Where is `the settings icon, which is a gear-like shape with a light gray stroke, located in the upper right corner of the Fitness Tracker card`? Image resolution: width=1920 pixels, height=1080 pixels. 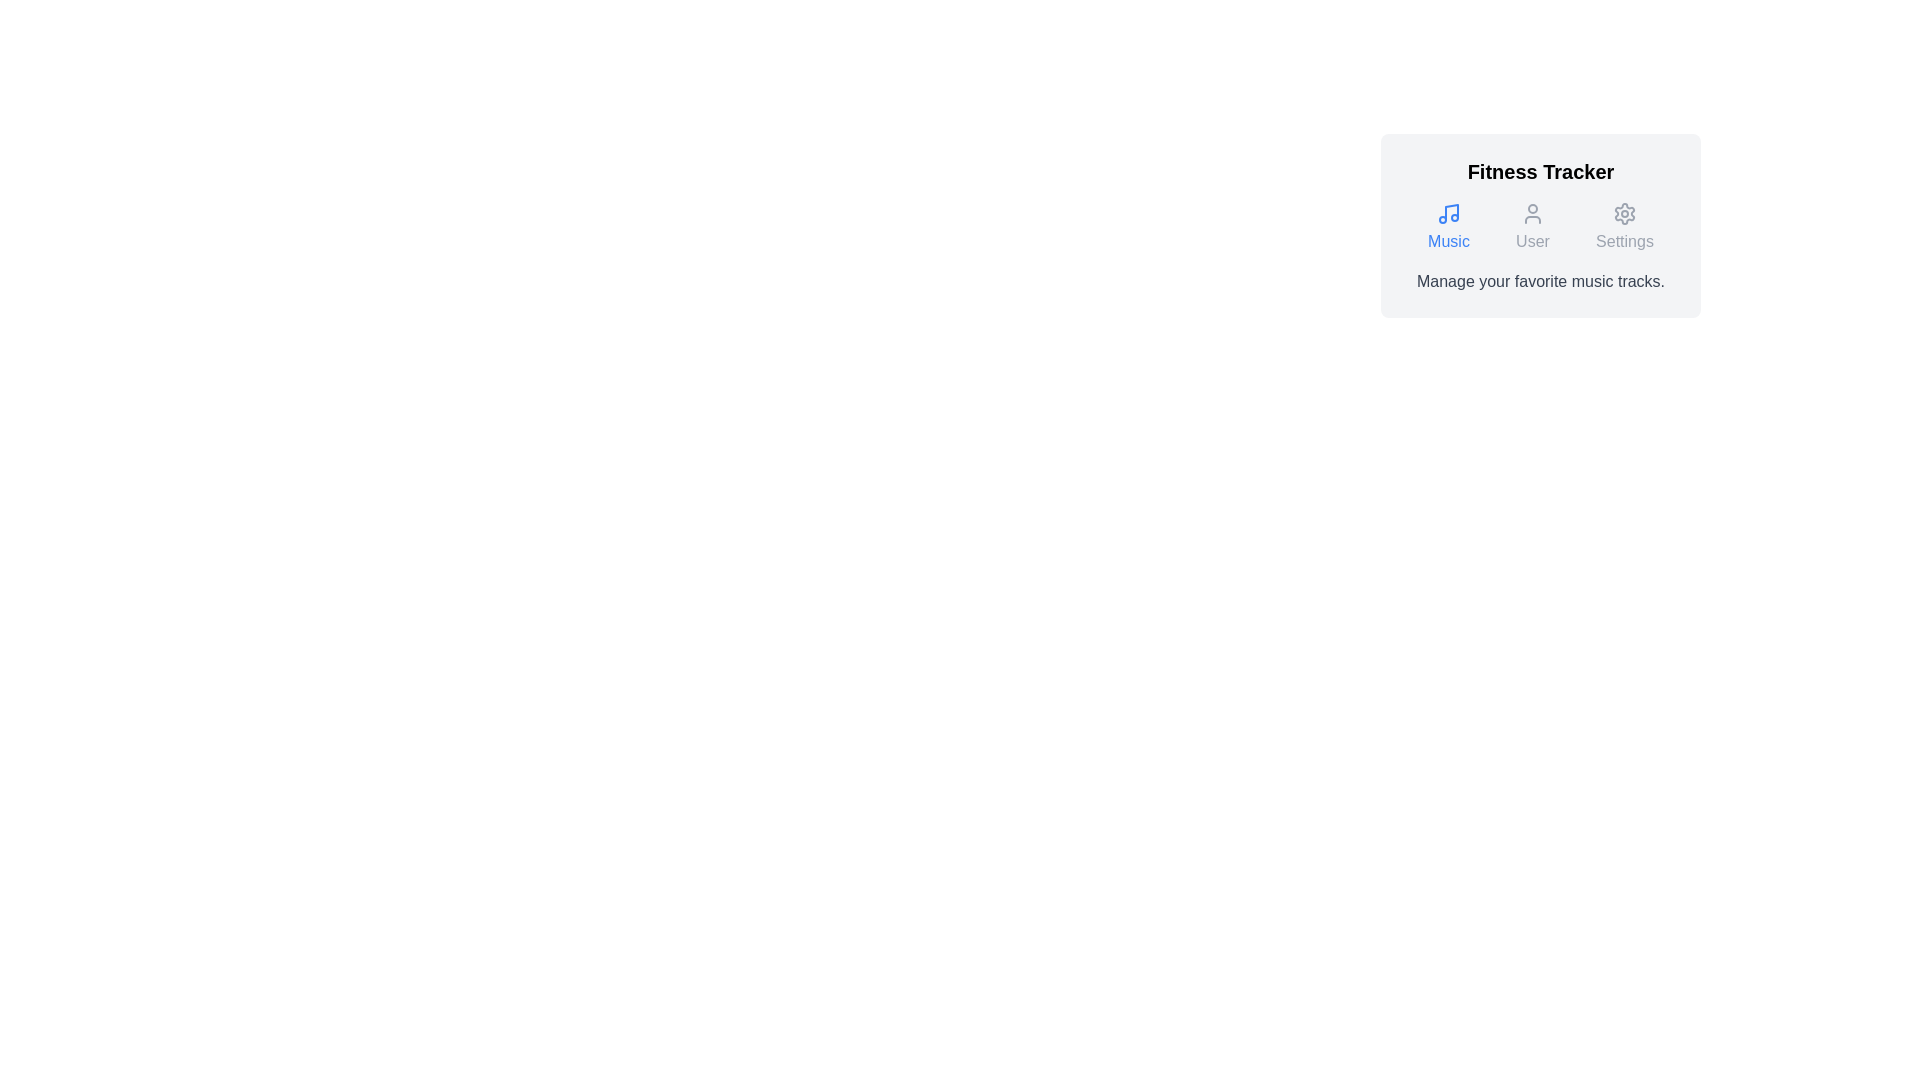
the settings icon, which is a gear-like shape with a light gray stroke, located in the upper right corner of the Fitness Tracker card is located at coordinates (1624, 213).